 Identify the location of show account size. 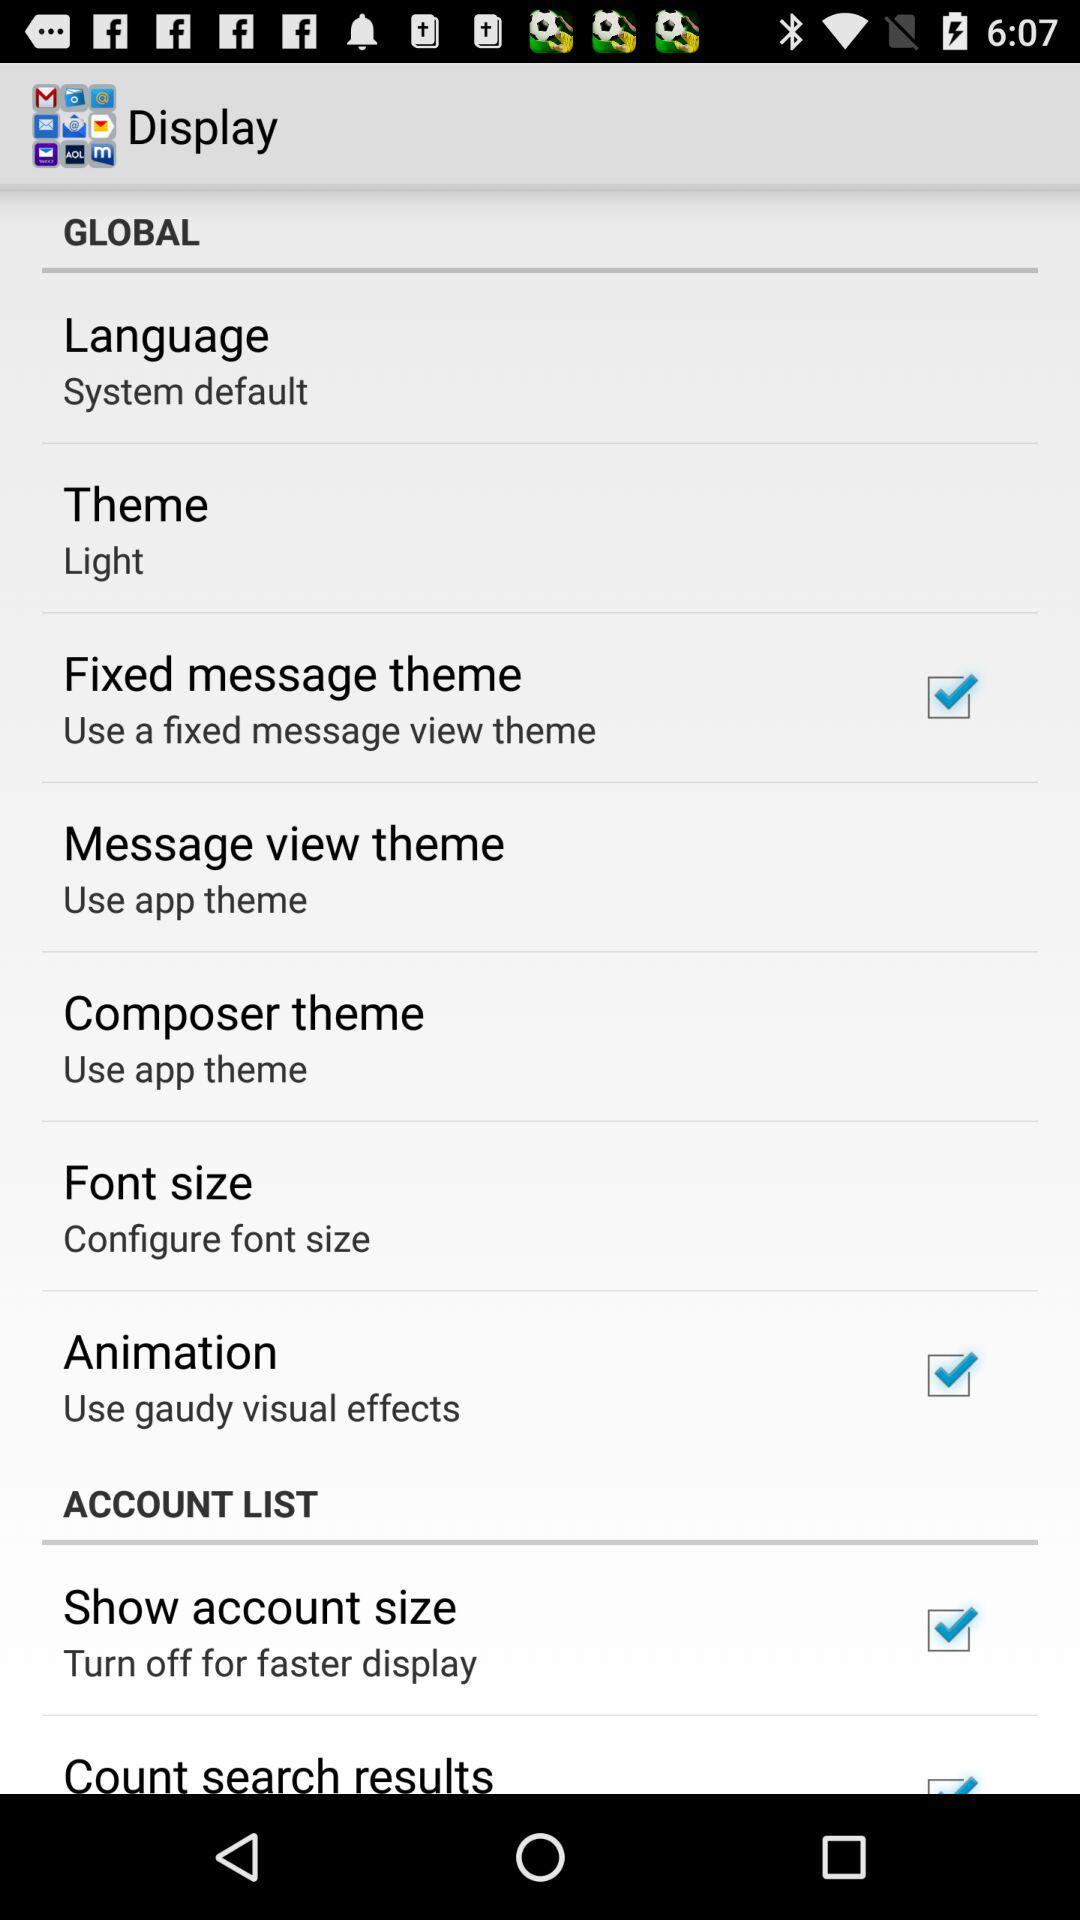
(258, 1605).